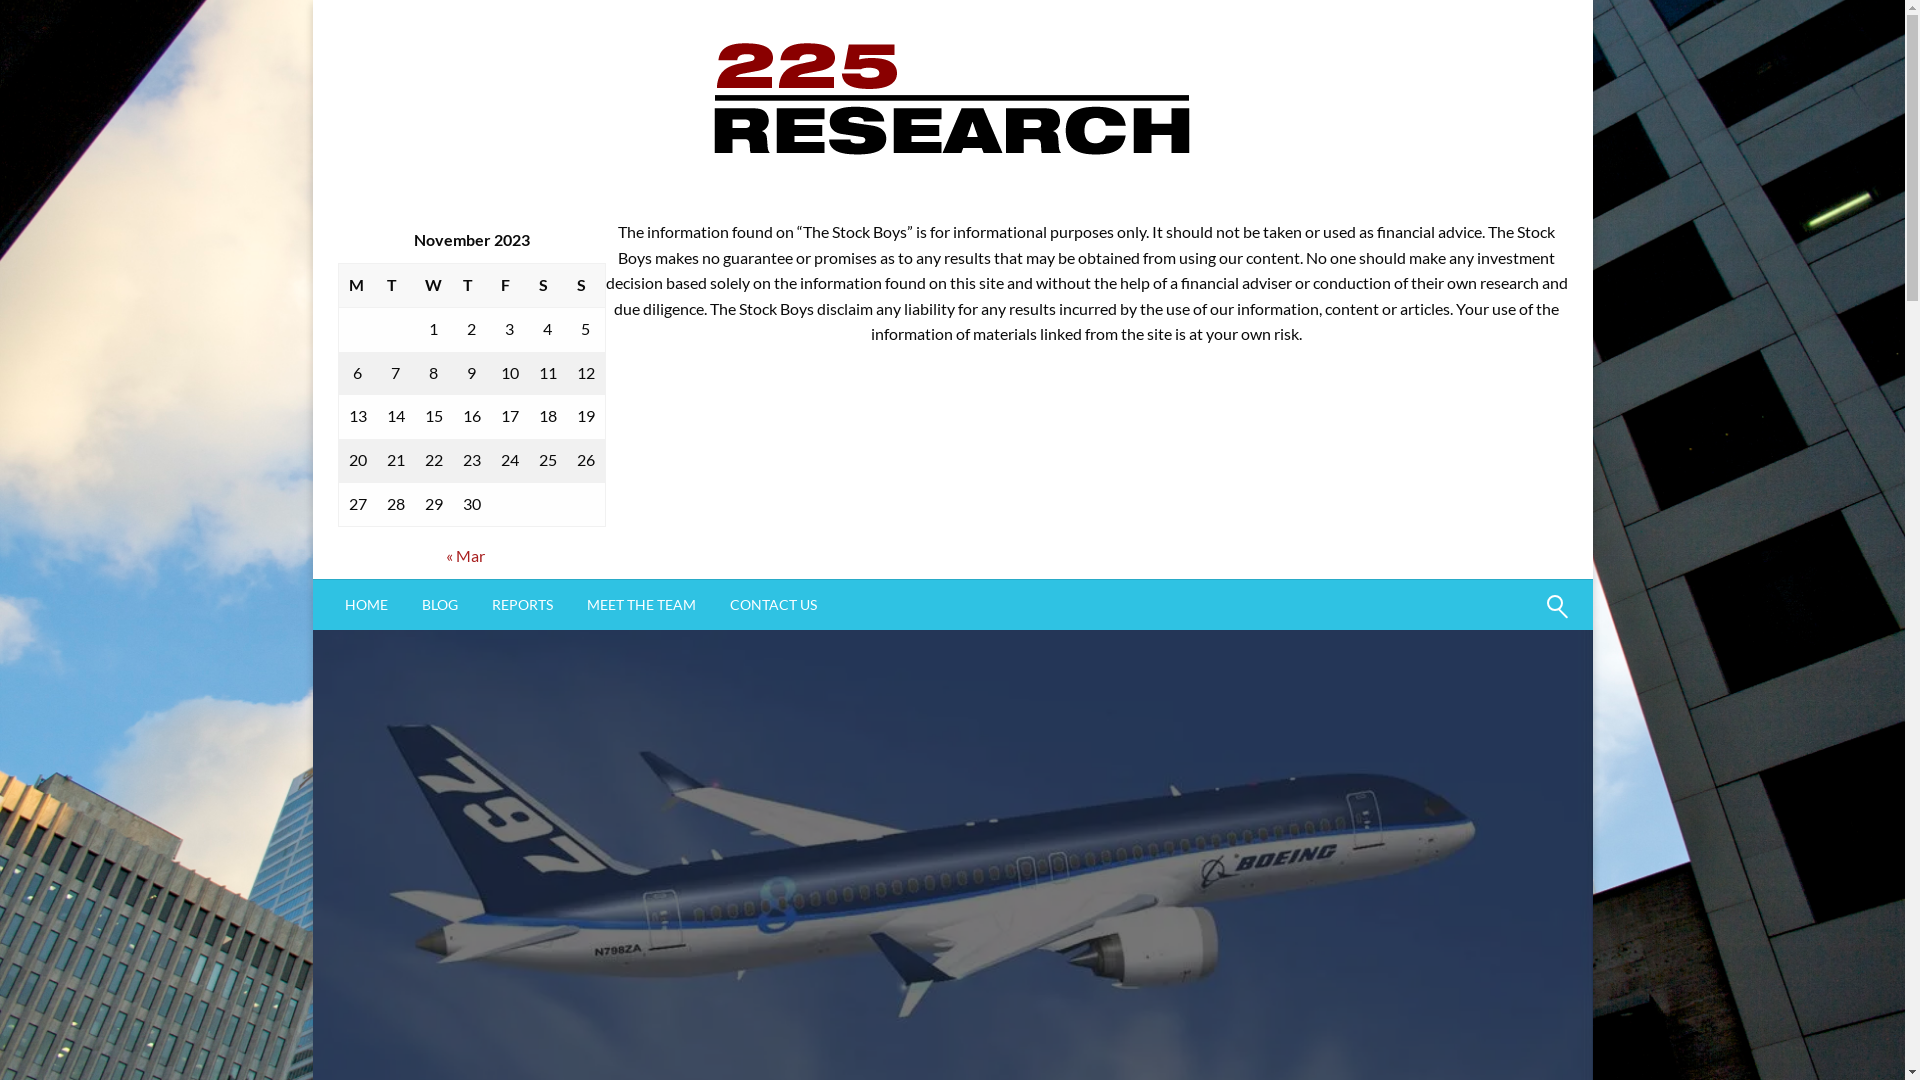 This screenshot has width=1920, height=1080. Describe the element at coordinates (473, 604) in the screenshot. I see `'REPORTS'` at that location.